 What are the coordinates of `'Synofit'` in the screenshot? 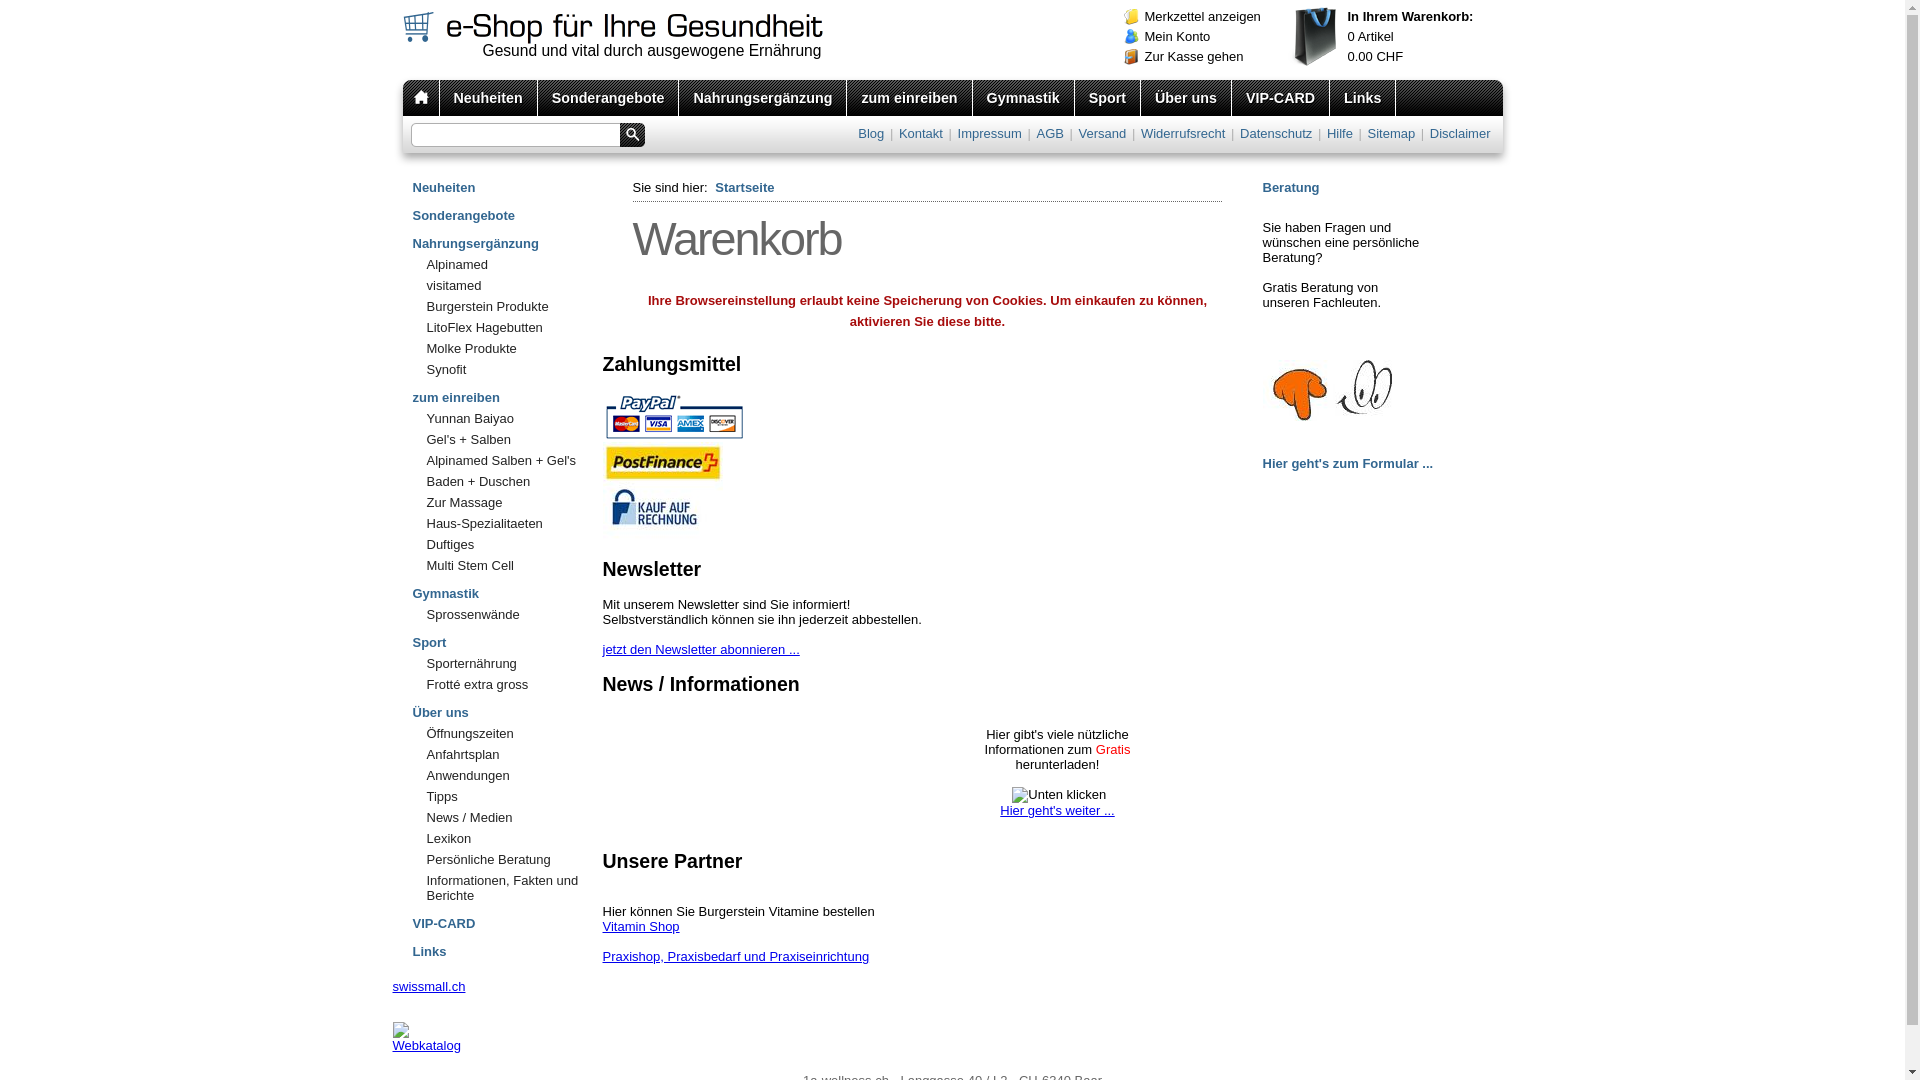 It's located at (411, 369).